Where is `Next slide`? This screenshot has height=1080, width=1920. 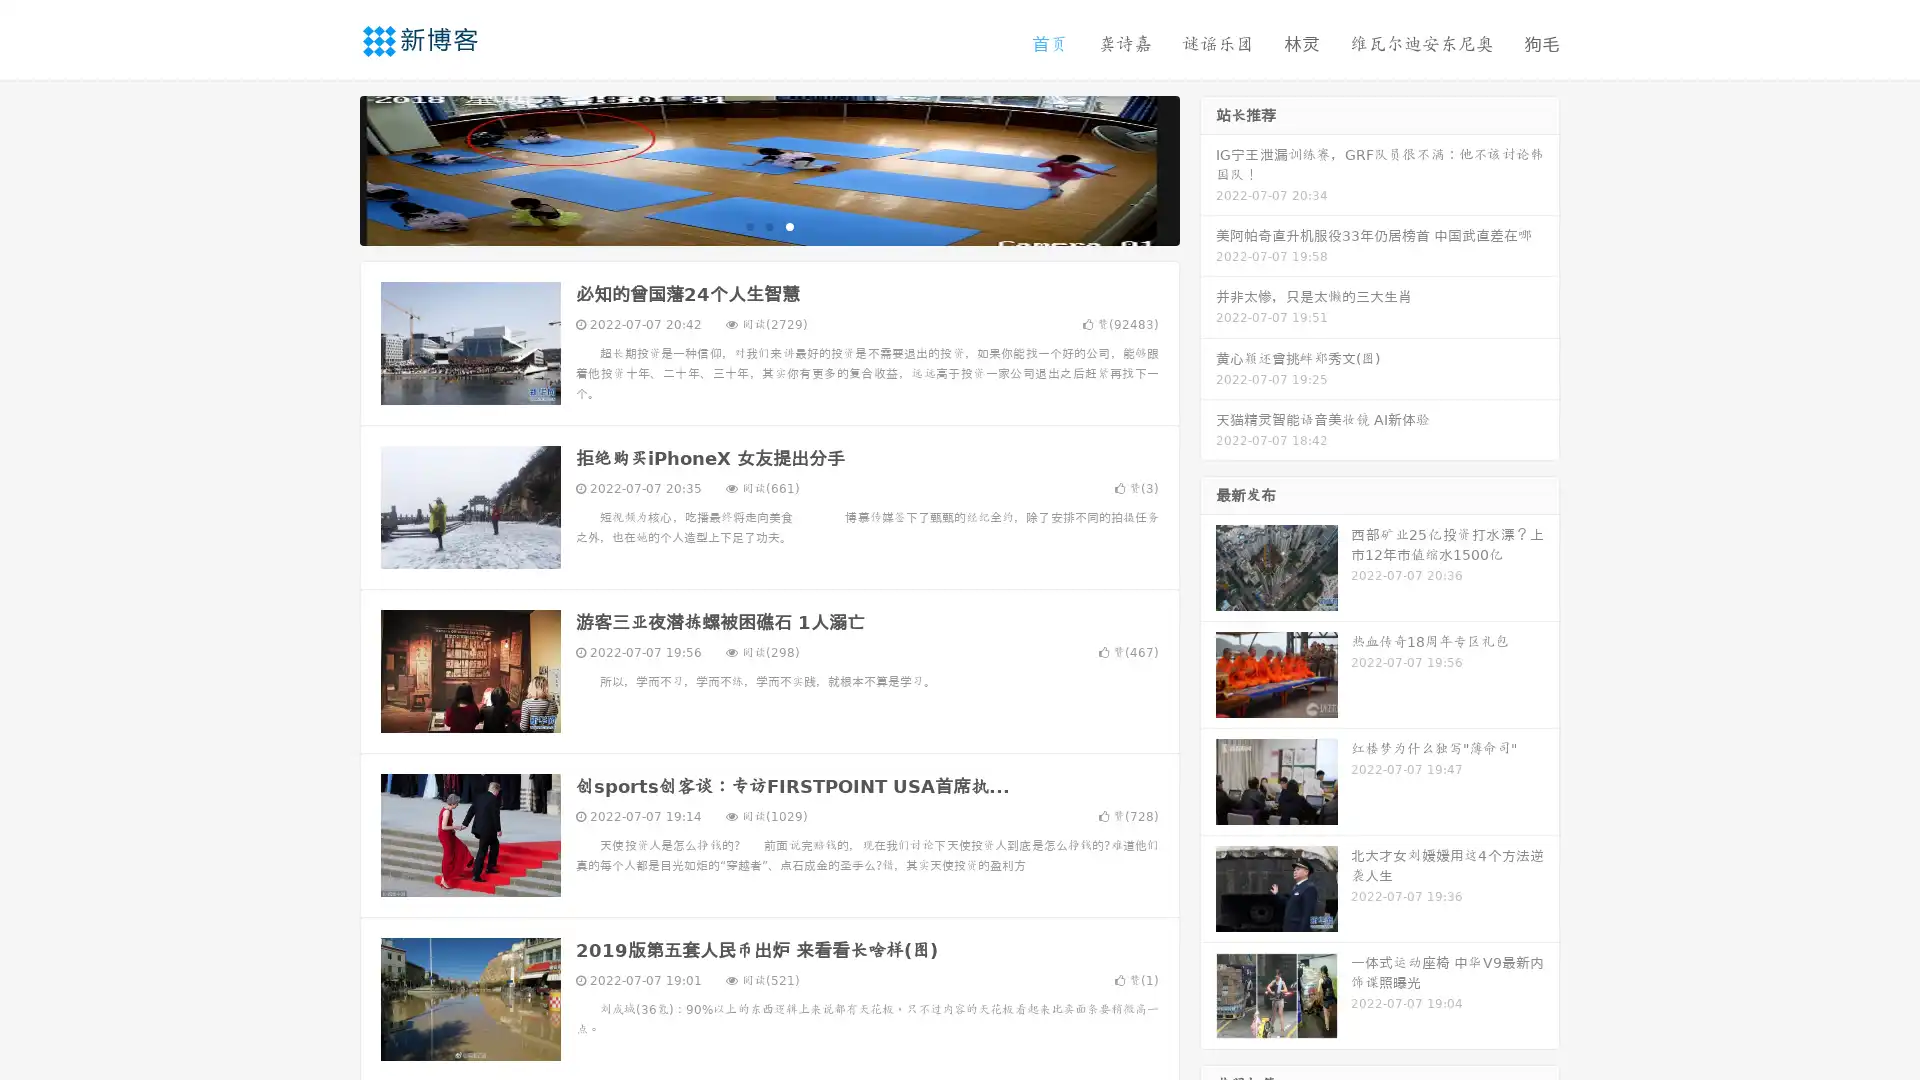
Next slide is located at coordinates (1208, 168).